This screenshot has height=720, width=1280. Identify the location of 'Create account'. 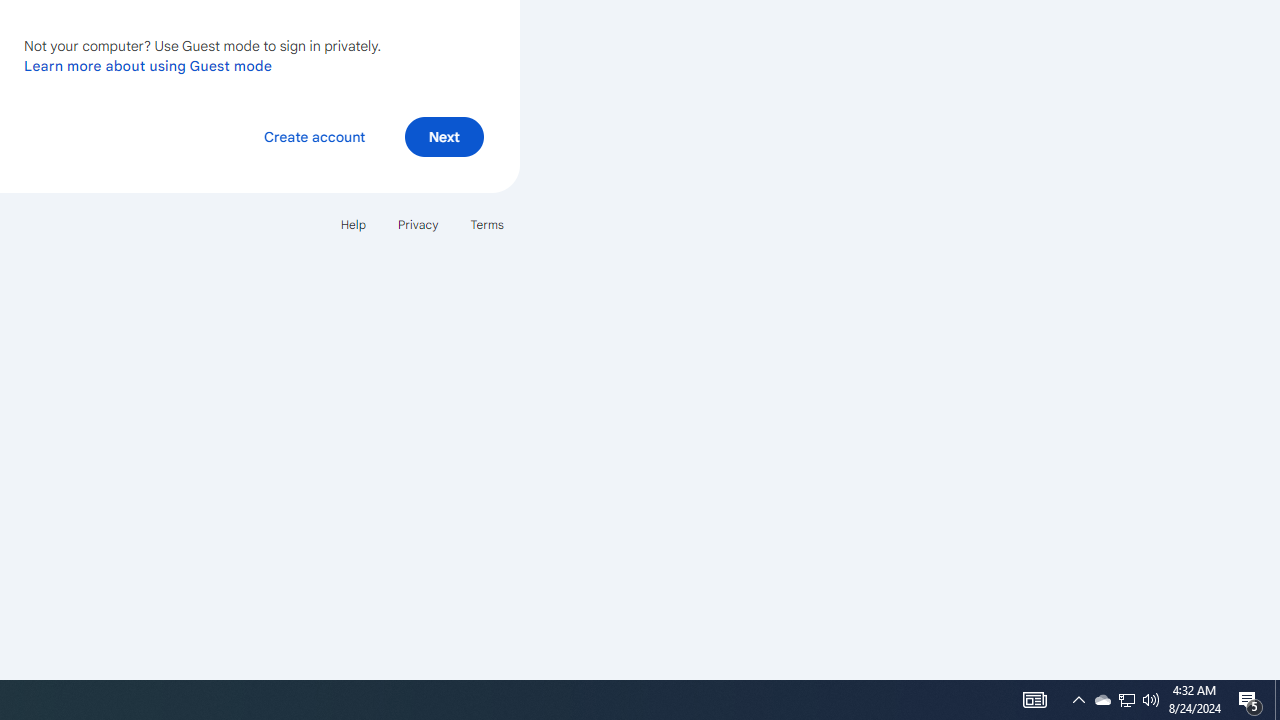
(313, 135).